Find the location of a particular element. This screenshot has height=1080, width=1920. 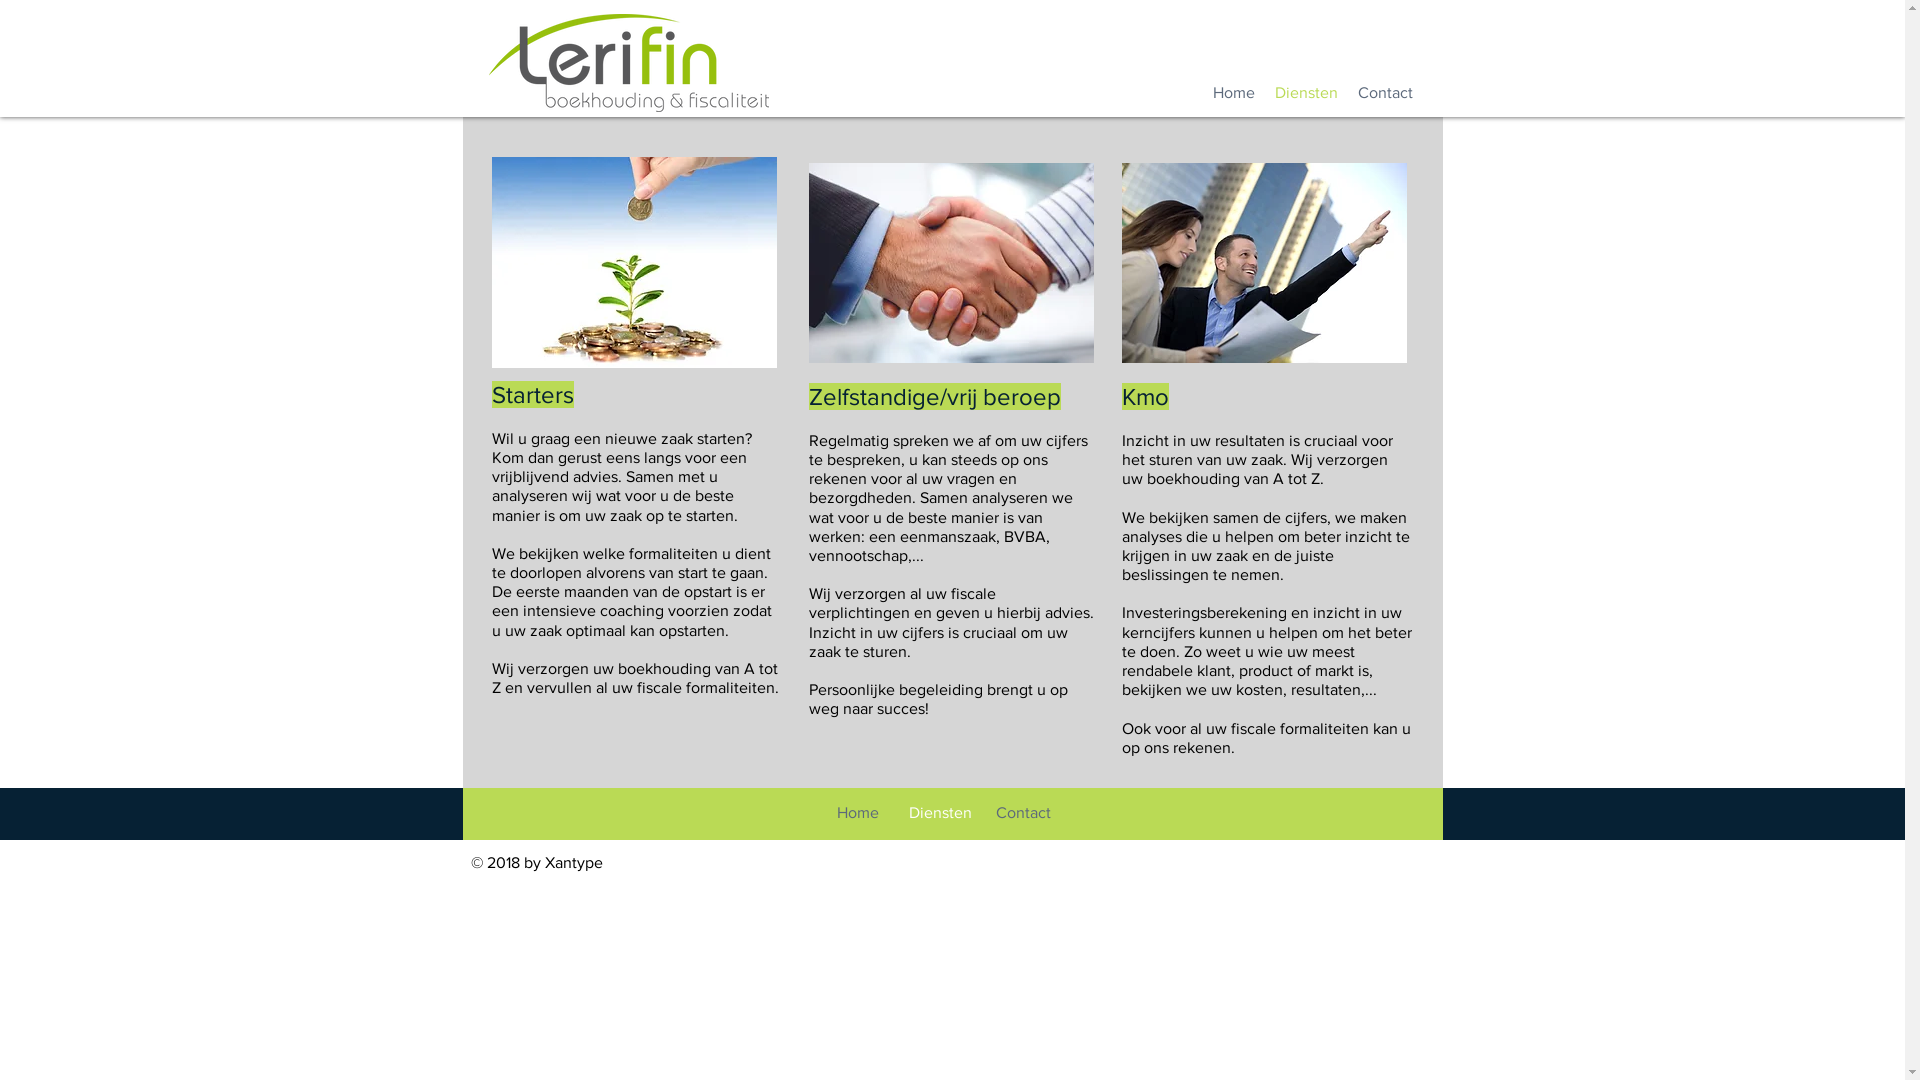

'plan vision' is located at coordinates (1263, 261).